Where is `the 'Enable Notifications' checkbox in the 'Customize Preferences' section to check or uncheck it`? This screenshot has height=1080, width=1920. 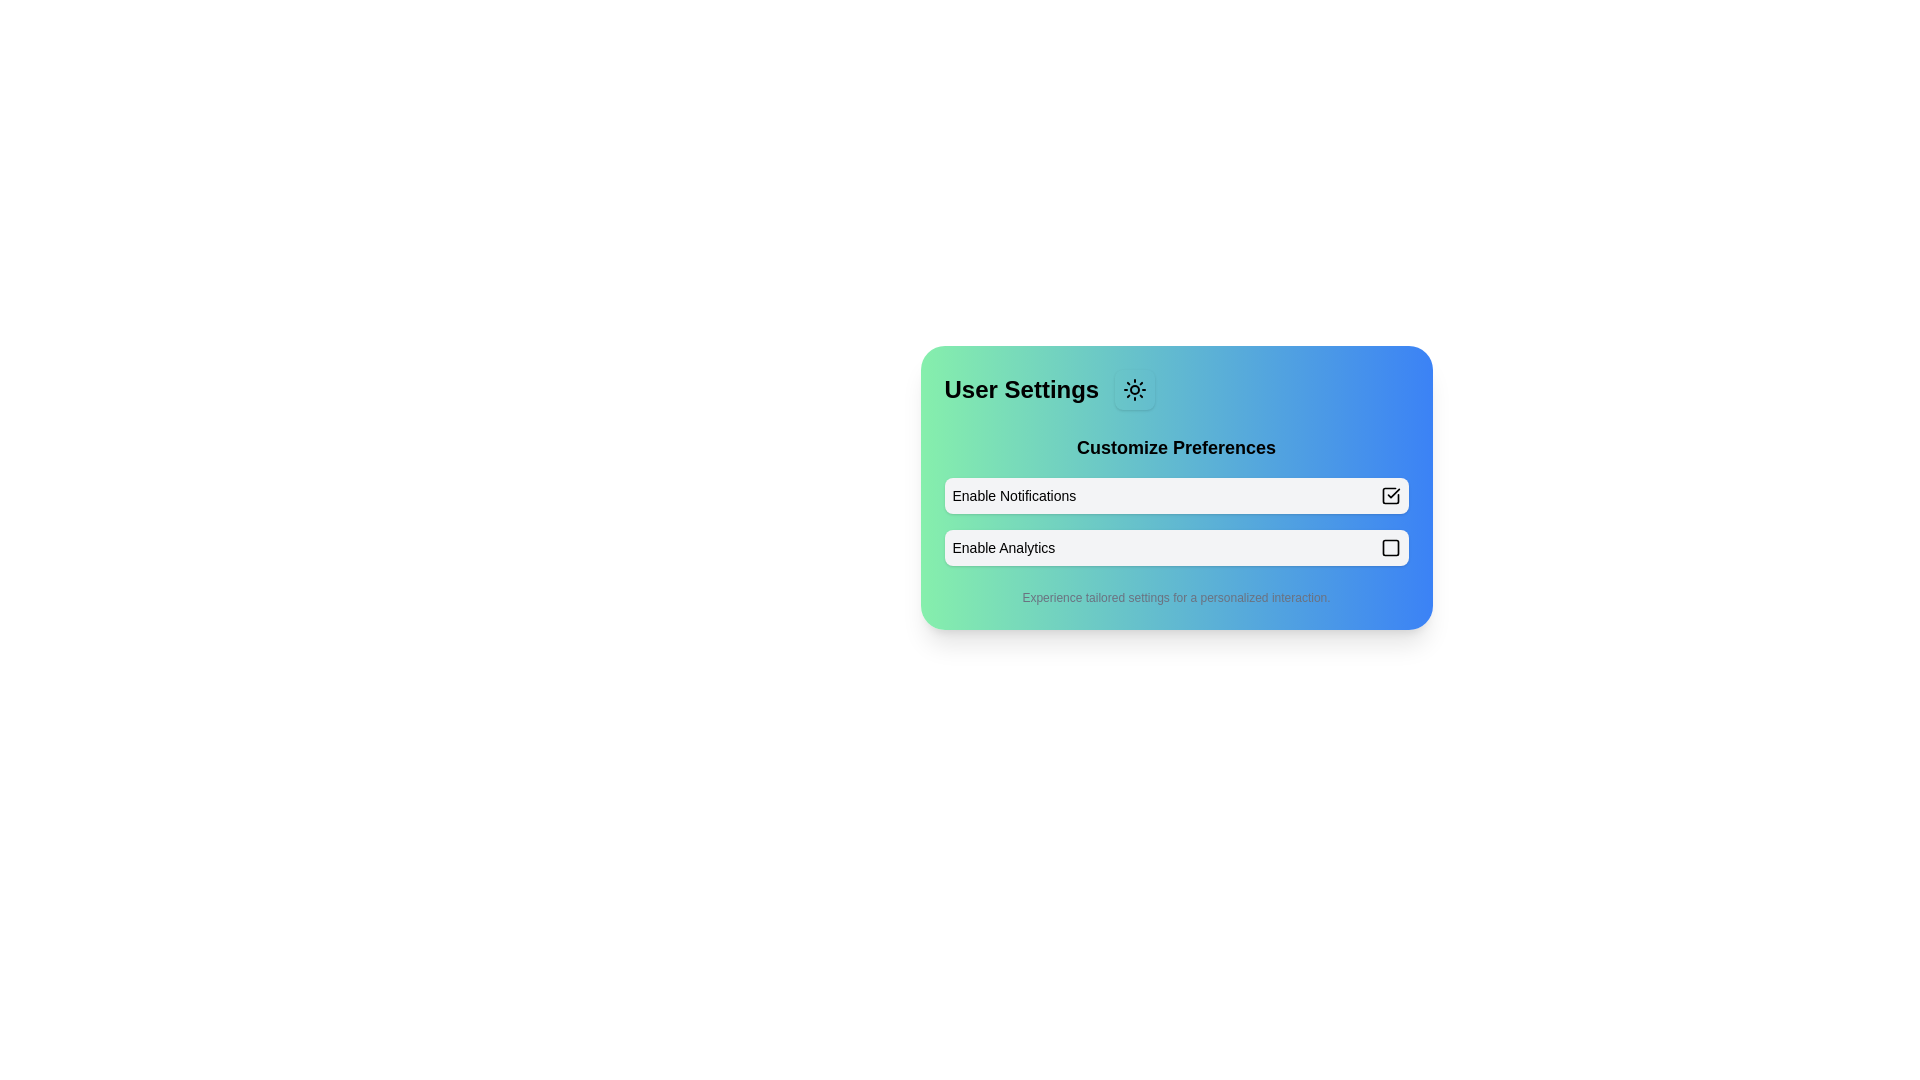 the 'Enable Notifications' checkbox in the 'Customize Preferences' section to check or uncheck it is located at coordinates (1176, 499).